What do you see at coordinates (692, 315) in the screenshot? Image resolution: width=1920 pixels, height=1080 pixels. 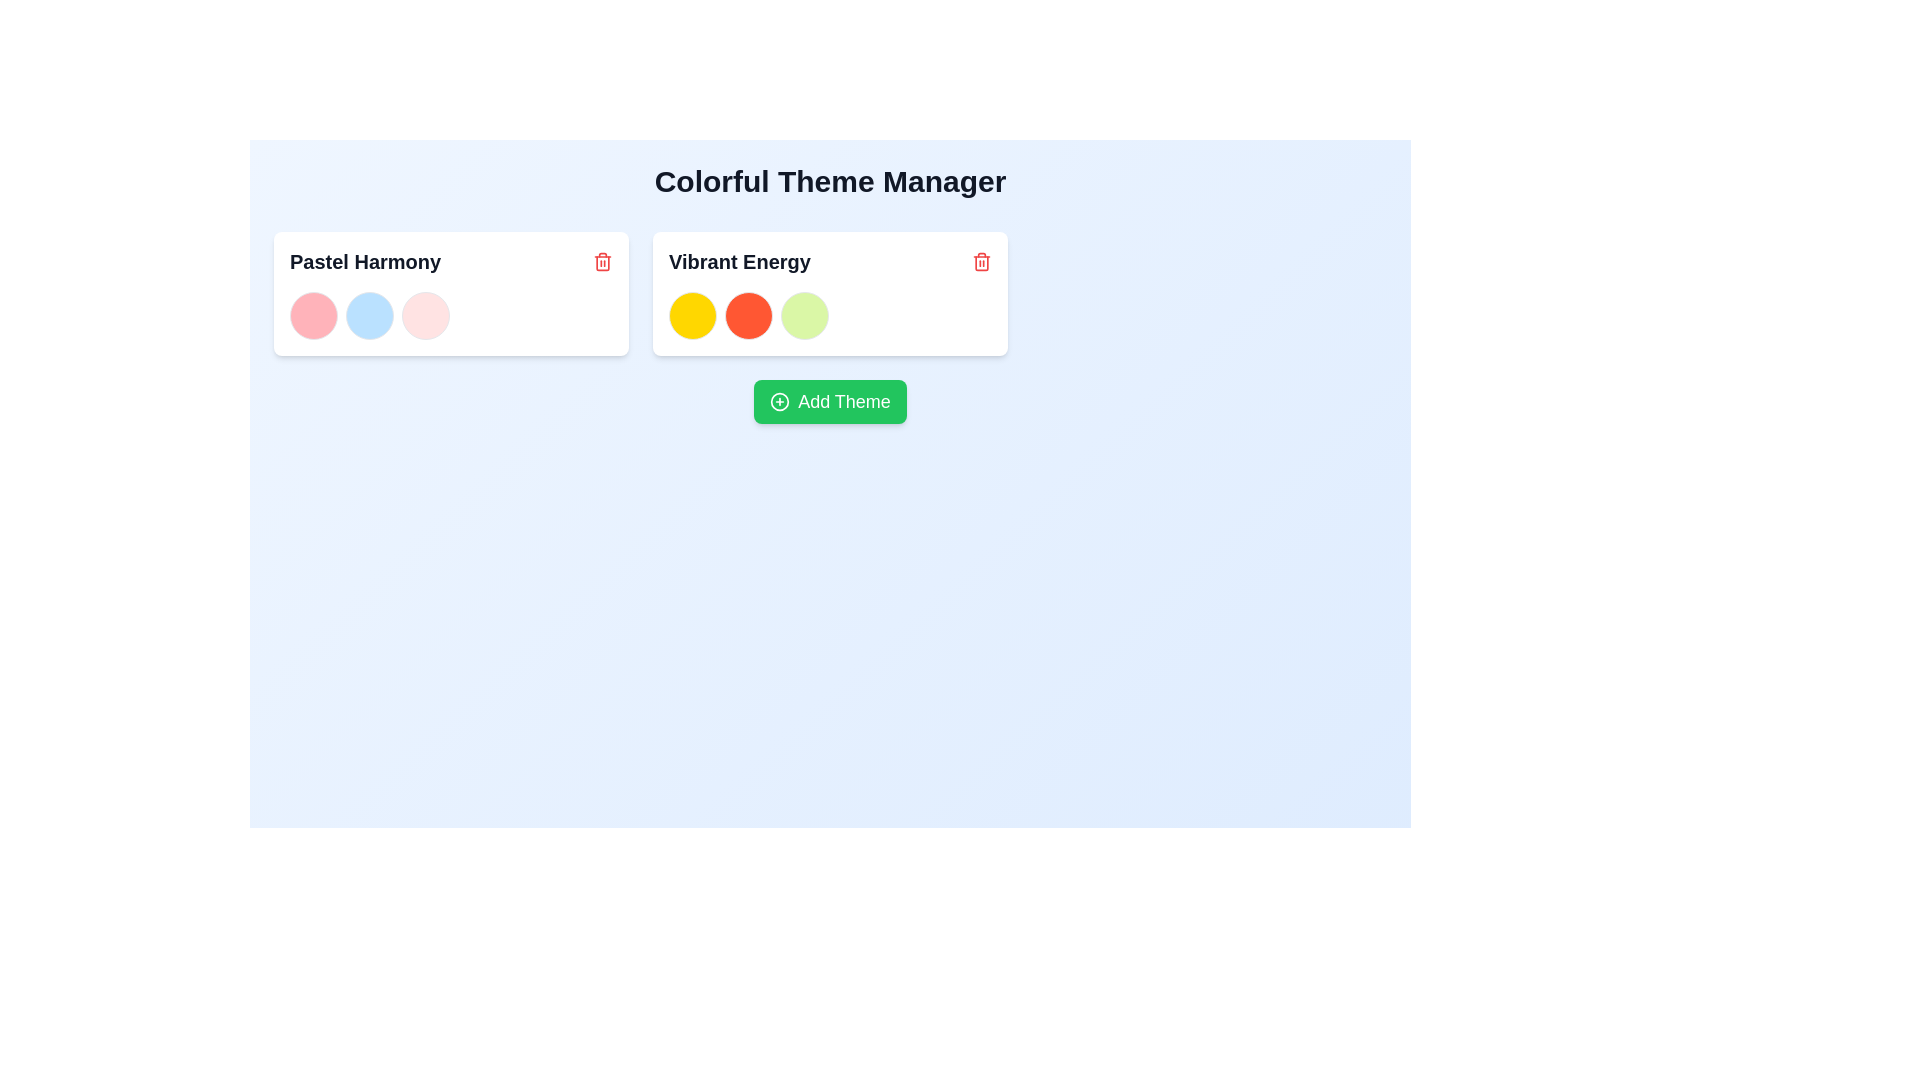 I see `the leftmost bright yellow circular visual indicator in the 'Vibrant Energy' section of the interface` at bounding box center [692, 315].